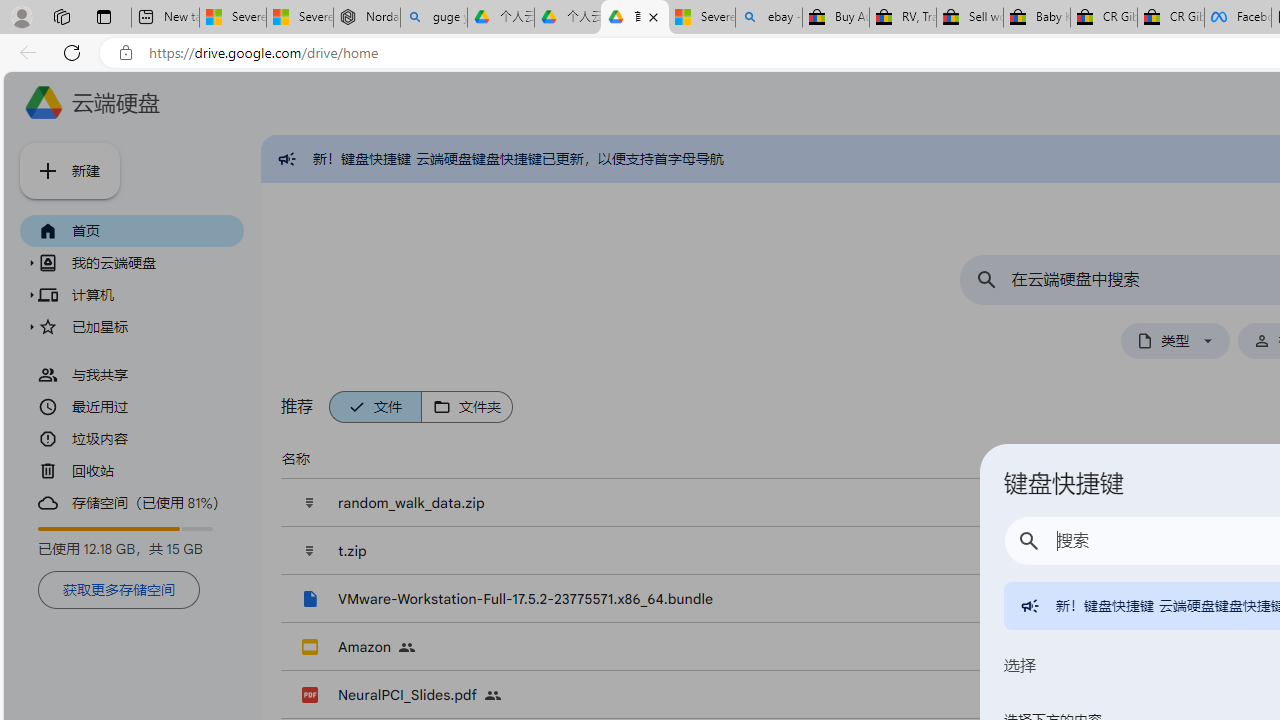 This screenshot has height=720, width=1280. I want to click on 'ebay - Search', so click(768, 17).